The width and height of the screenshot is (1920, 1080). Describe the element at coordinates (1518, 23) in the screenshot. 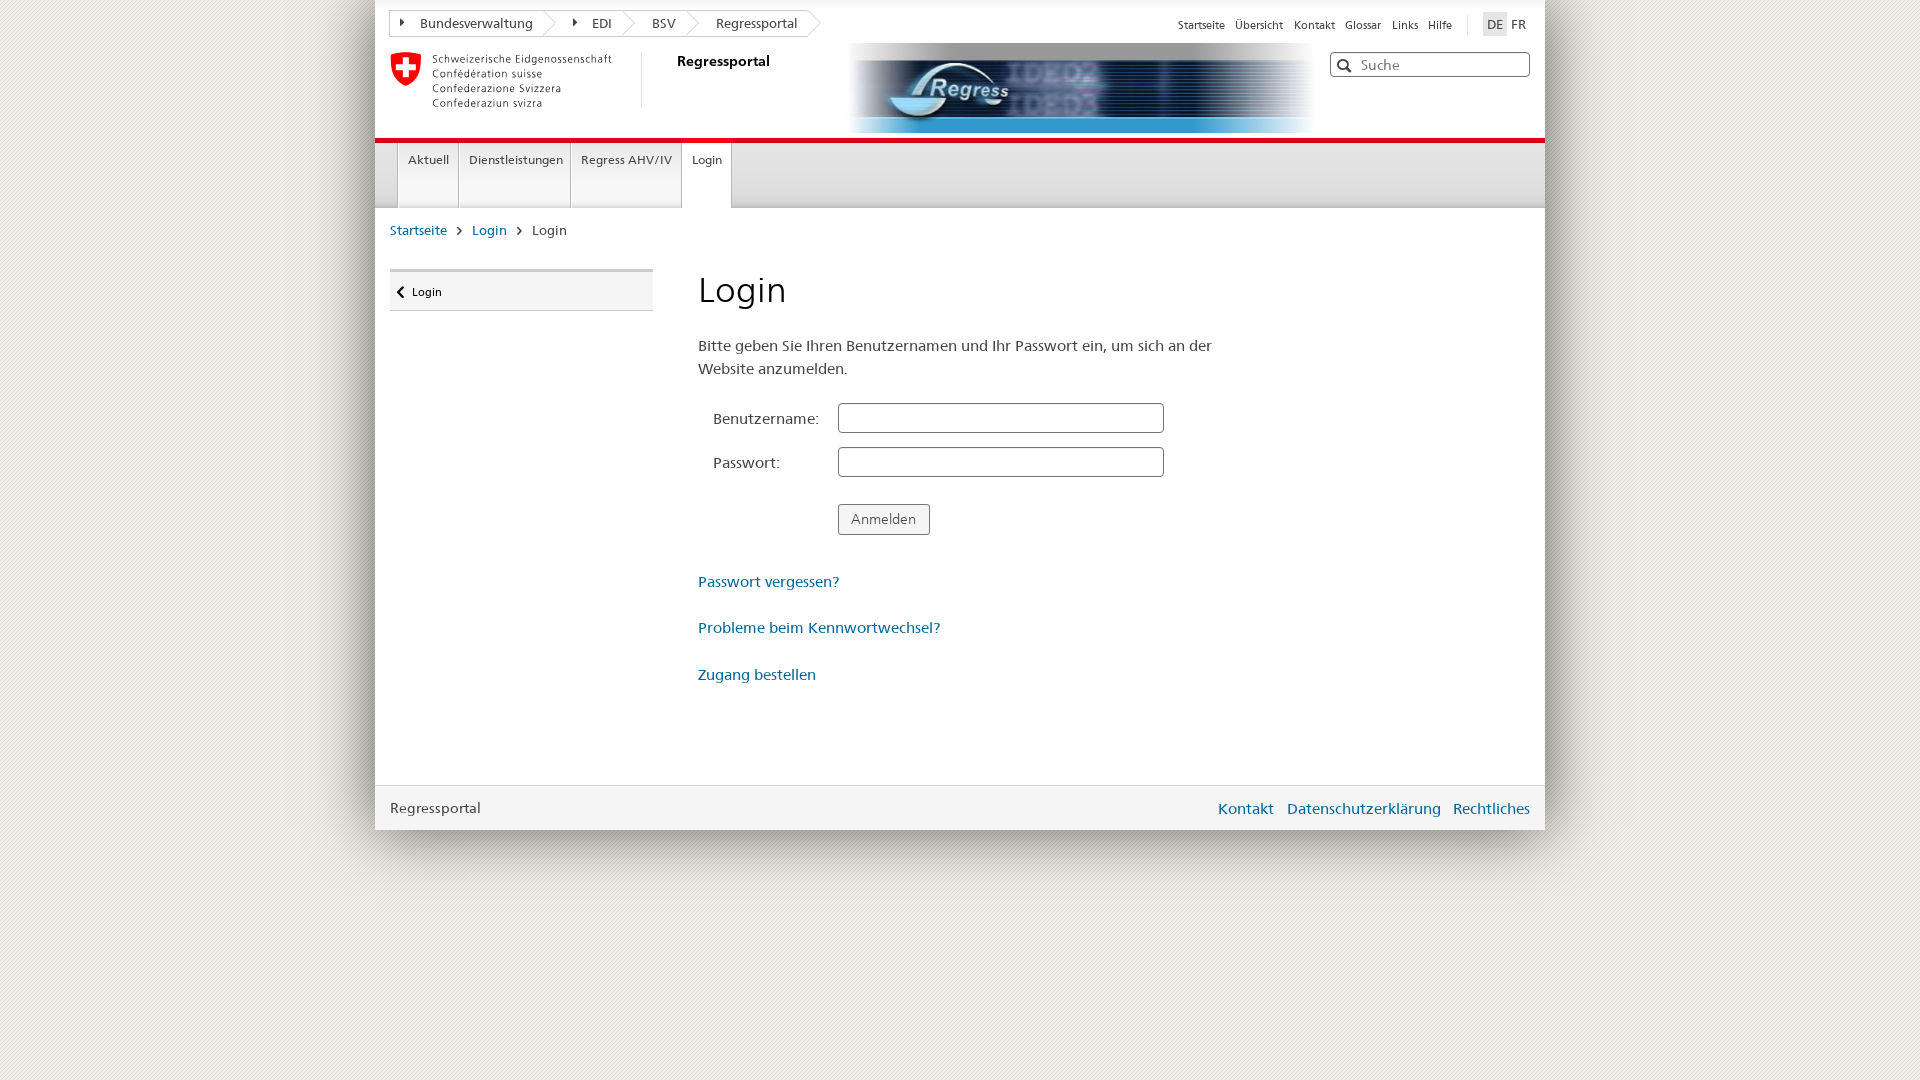

I see `'FR'` at that location.